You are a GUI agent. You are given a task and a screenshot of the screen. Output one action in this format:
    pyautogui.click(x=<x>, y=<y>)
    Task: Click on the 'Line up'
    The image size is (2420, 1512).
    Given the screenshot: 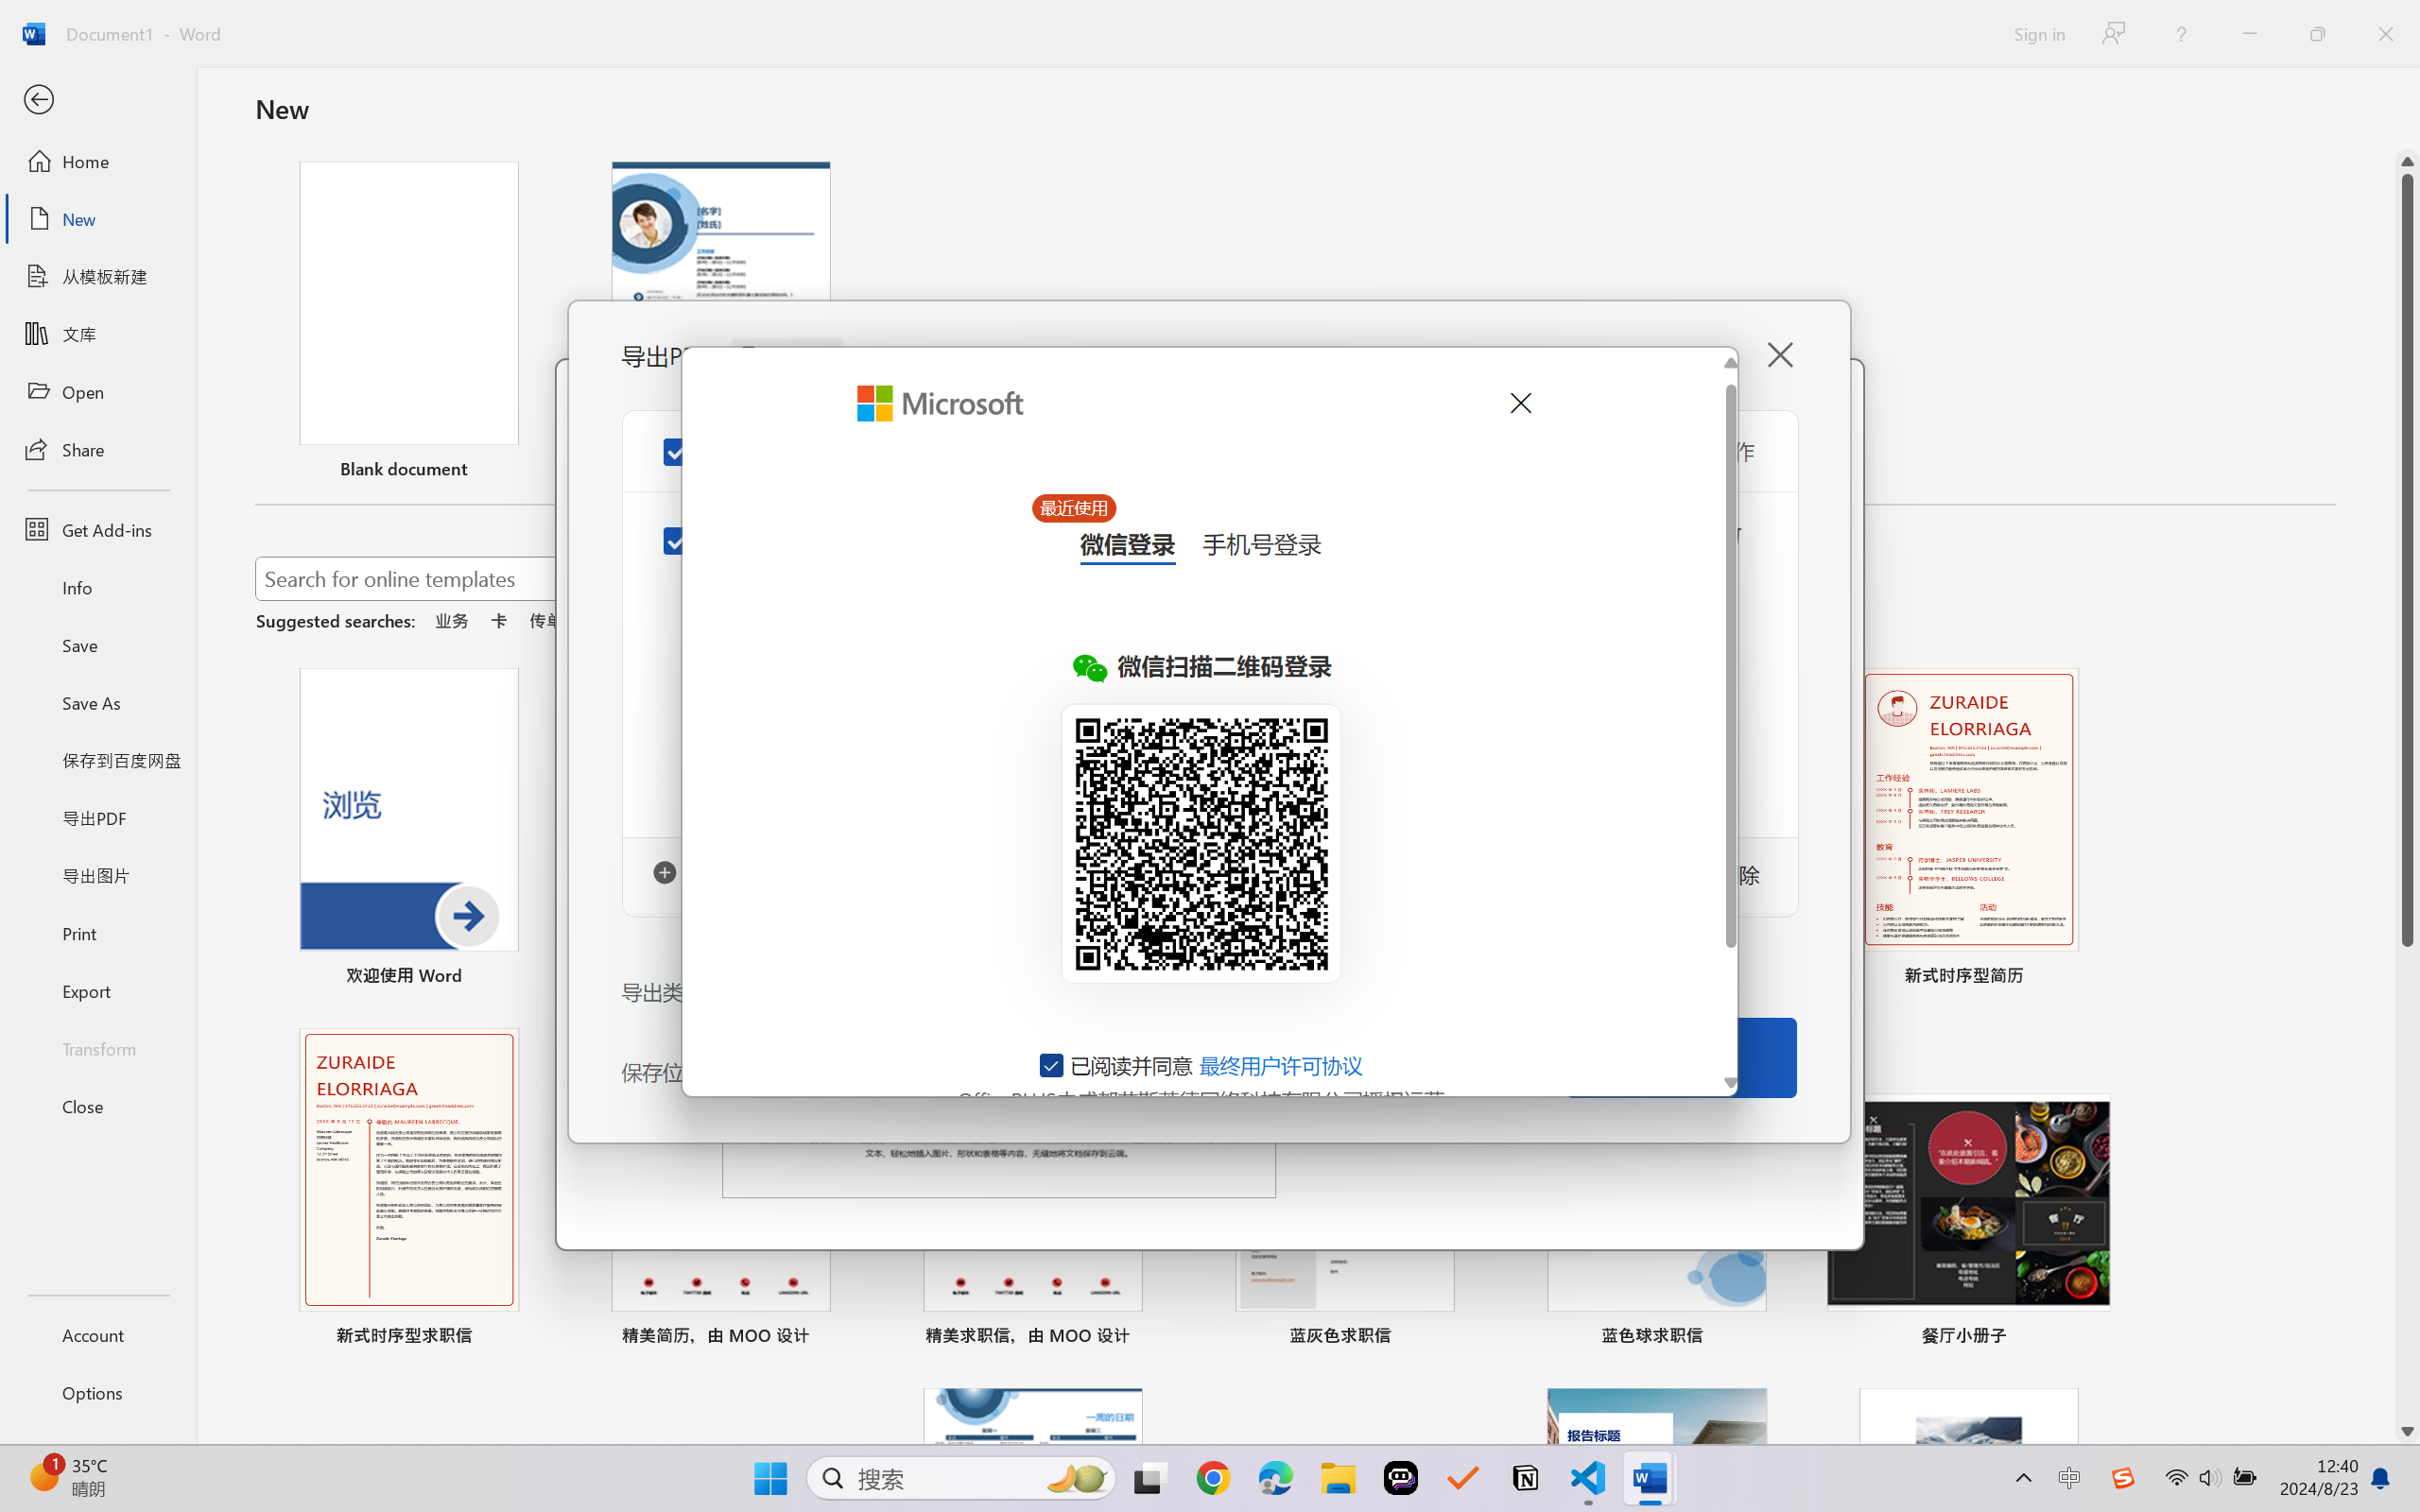 What is the action you would take?
    pyautogui.click(x=2407, y=161)
    